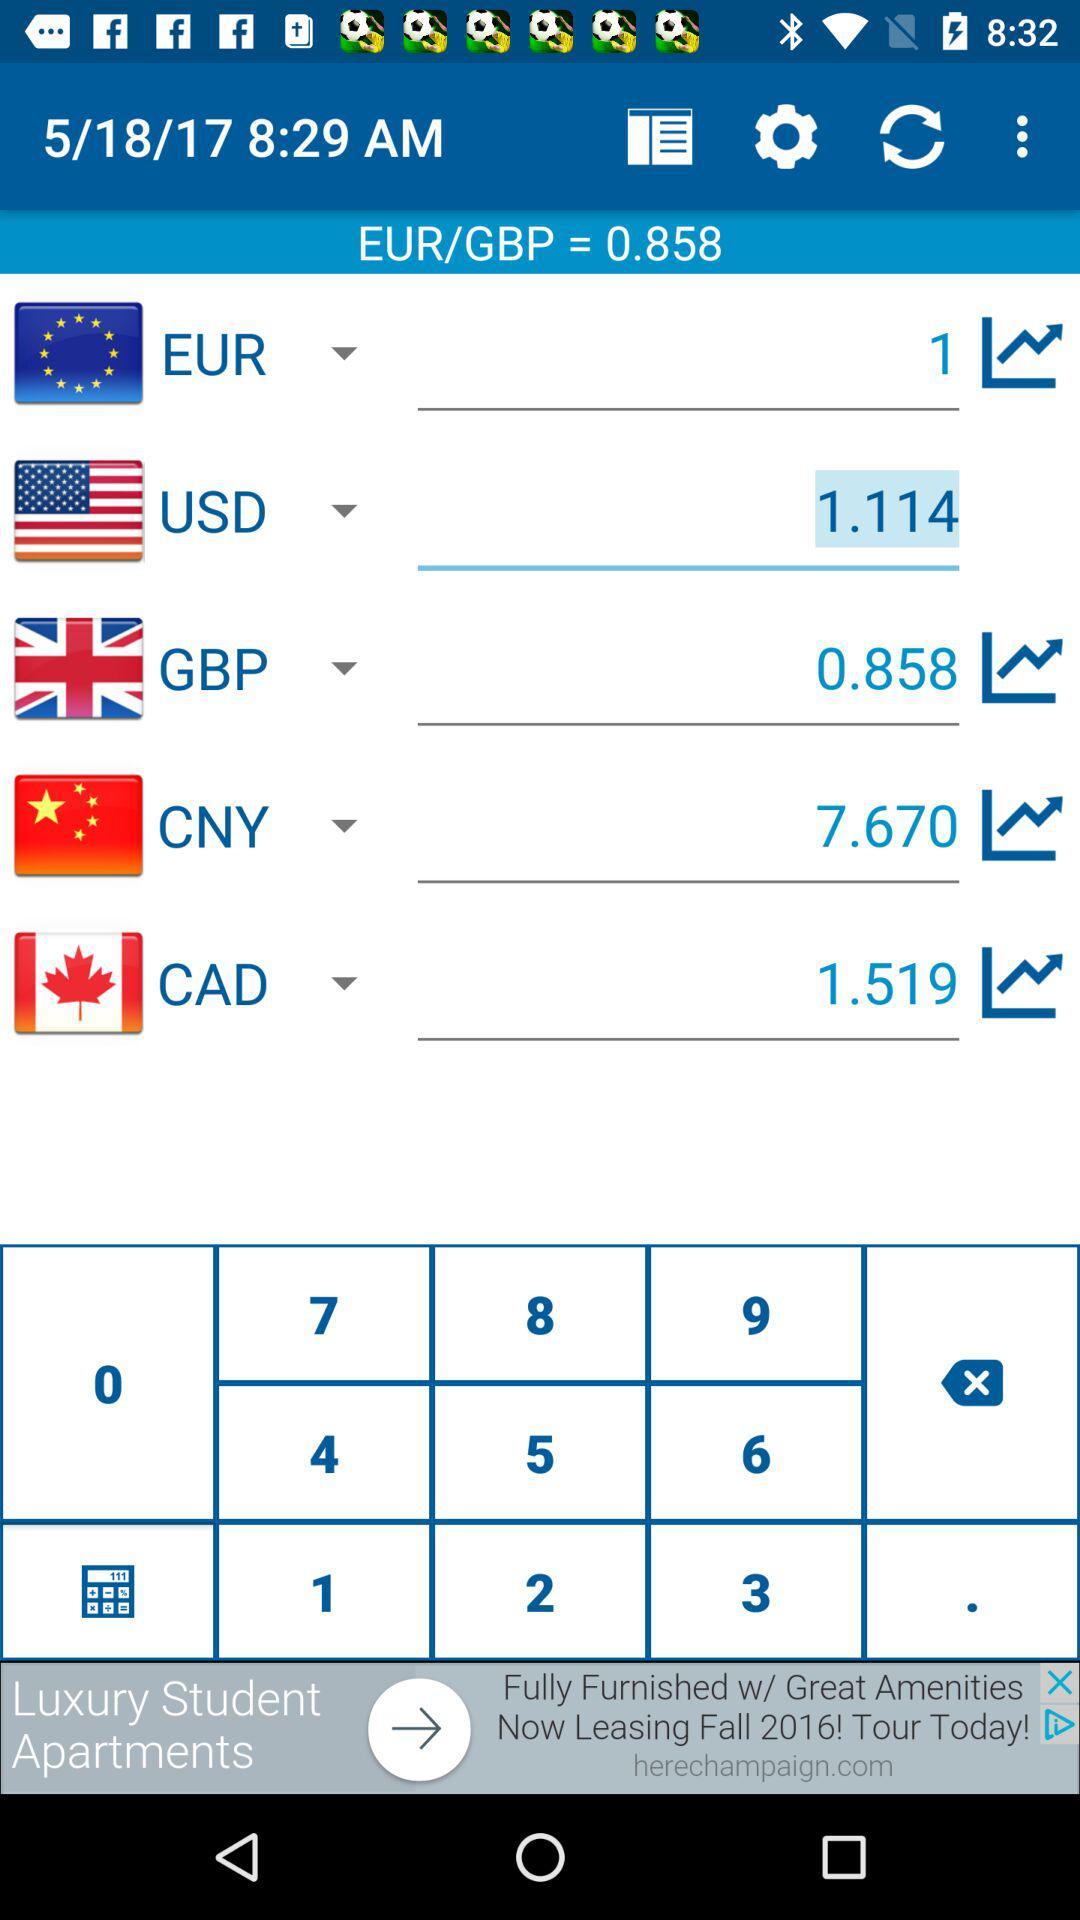 The image size is (1080, 1920). Describe the element at coordinates (1022, 352) in the screenshot. I see `the edit icon` at that location.